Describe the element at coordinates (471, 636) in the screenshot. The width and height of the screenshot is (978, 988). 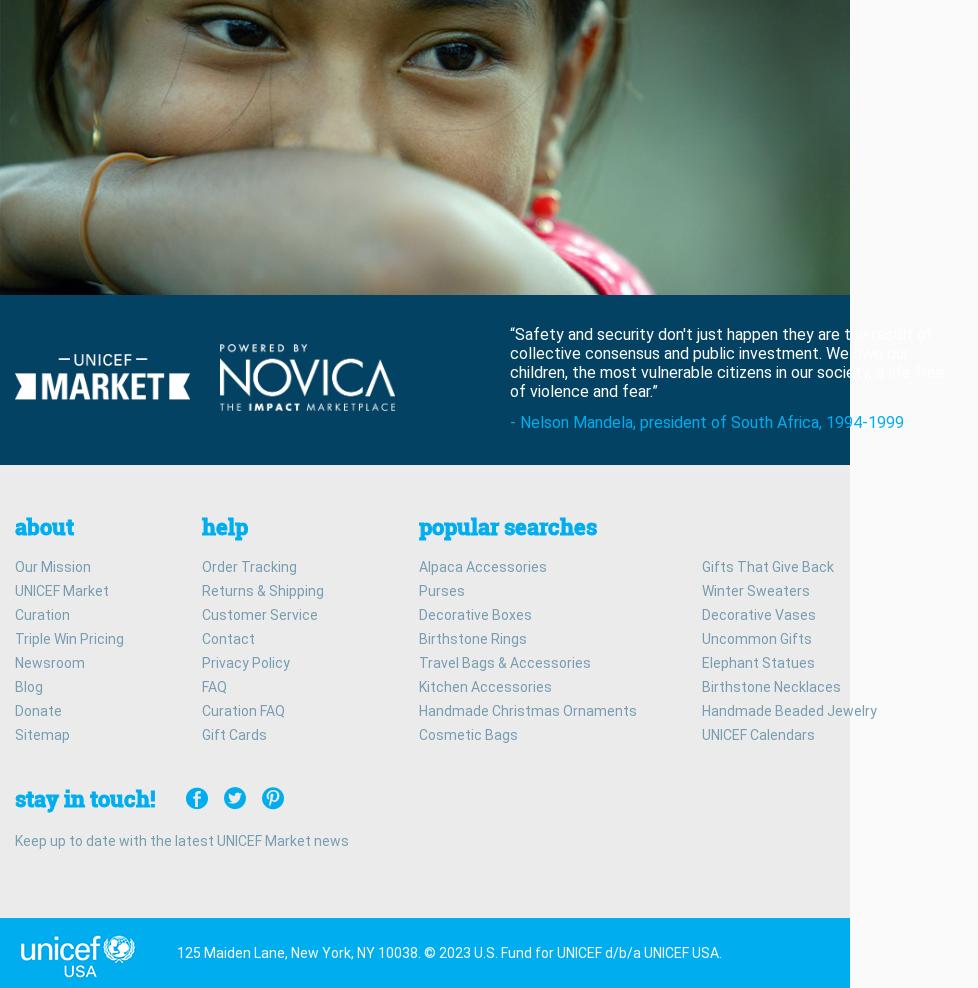
I see `'Birthstone Rings'` at that location.